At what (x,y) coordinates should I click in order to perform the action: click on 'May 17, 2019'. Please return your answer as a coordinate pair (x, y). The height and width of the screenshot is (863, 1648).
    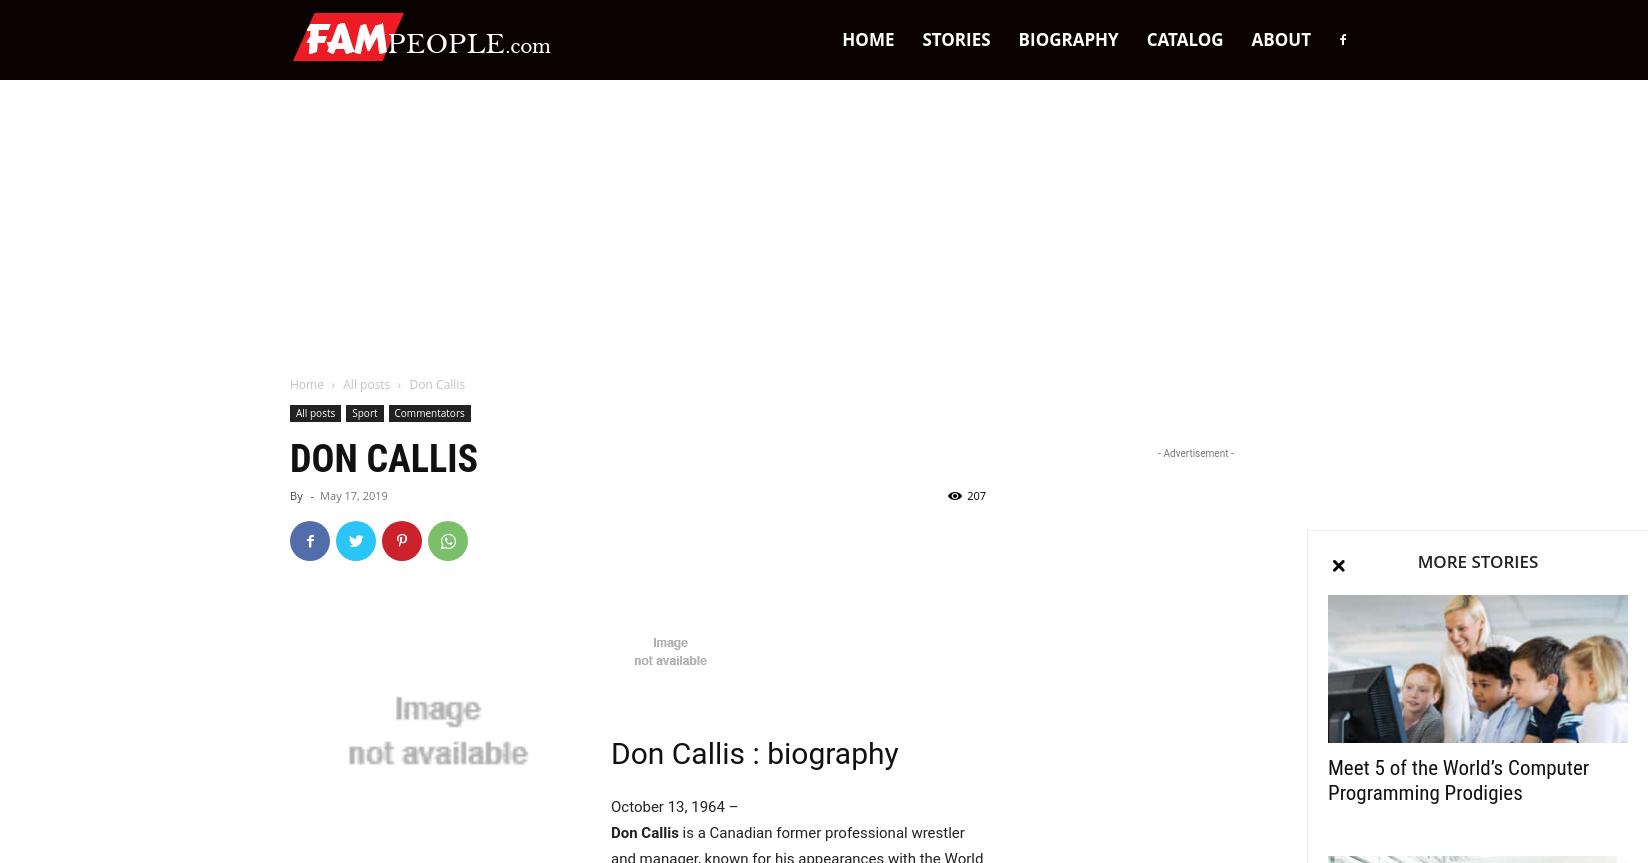
    Looking at the image, I should click on (352, 494).